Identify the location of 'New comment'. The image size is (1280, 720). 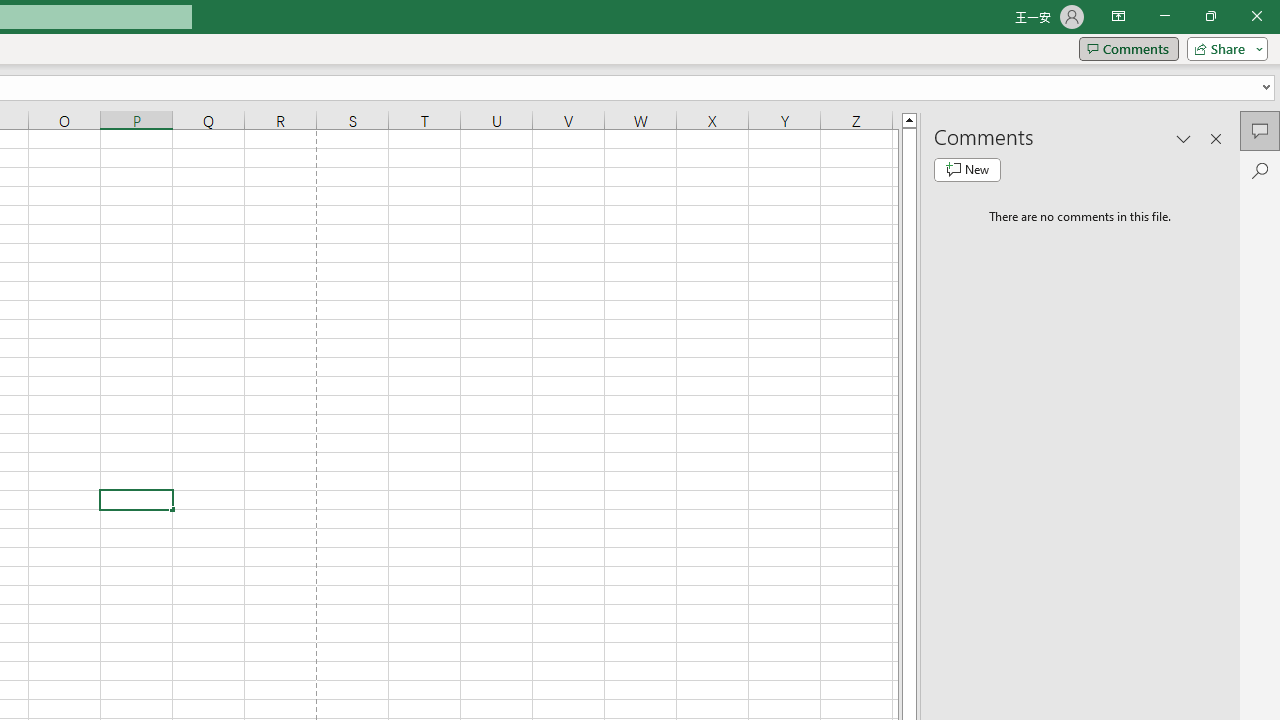
(967, 168).